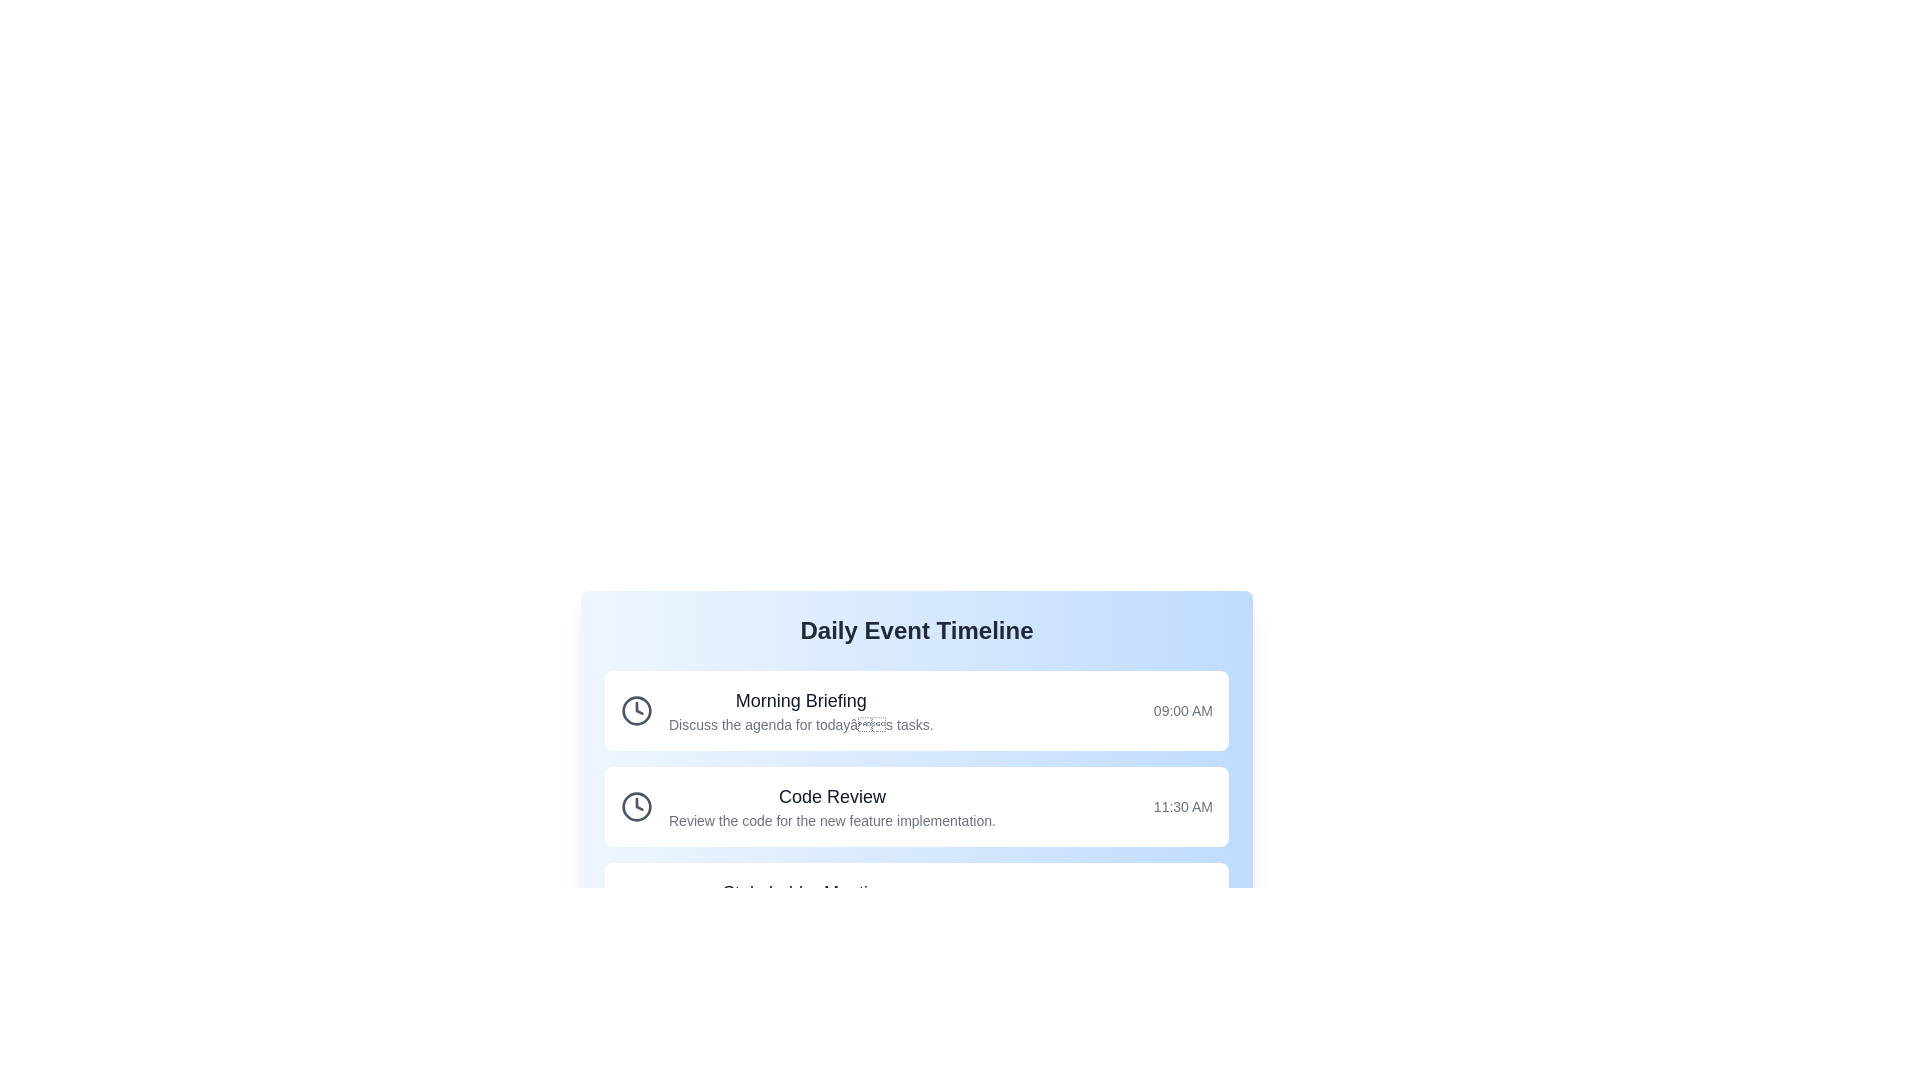 Image resolution: width=1920 pixels, height=1080 pixels. I want to click on the icon associated with the event titled Stakeholder Meeting, so click(636, 902).